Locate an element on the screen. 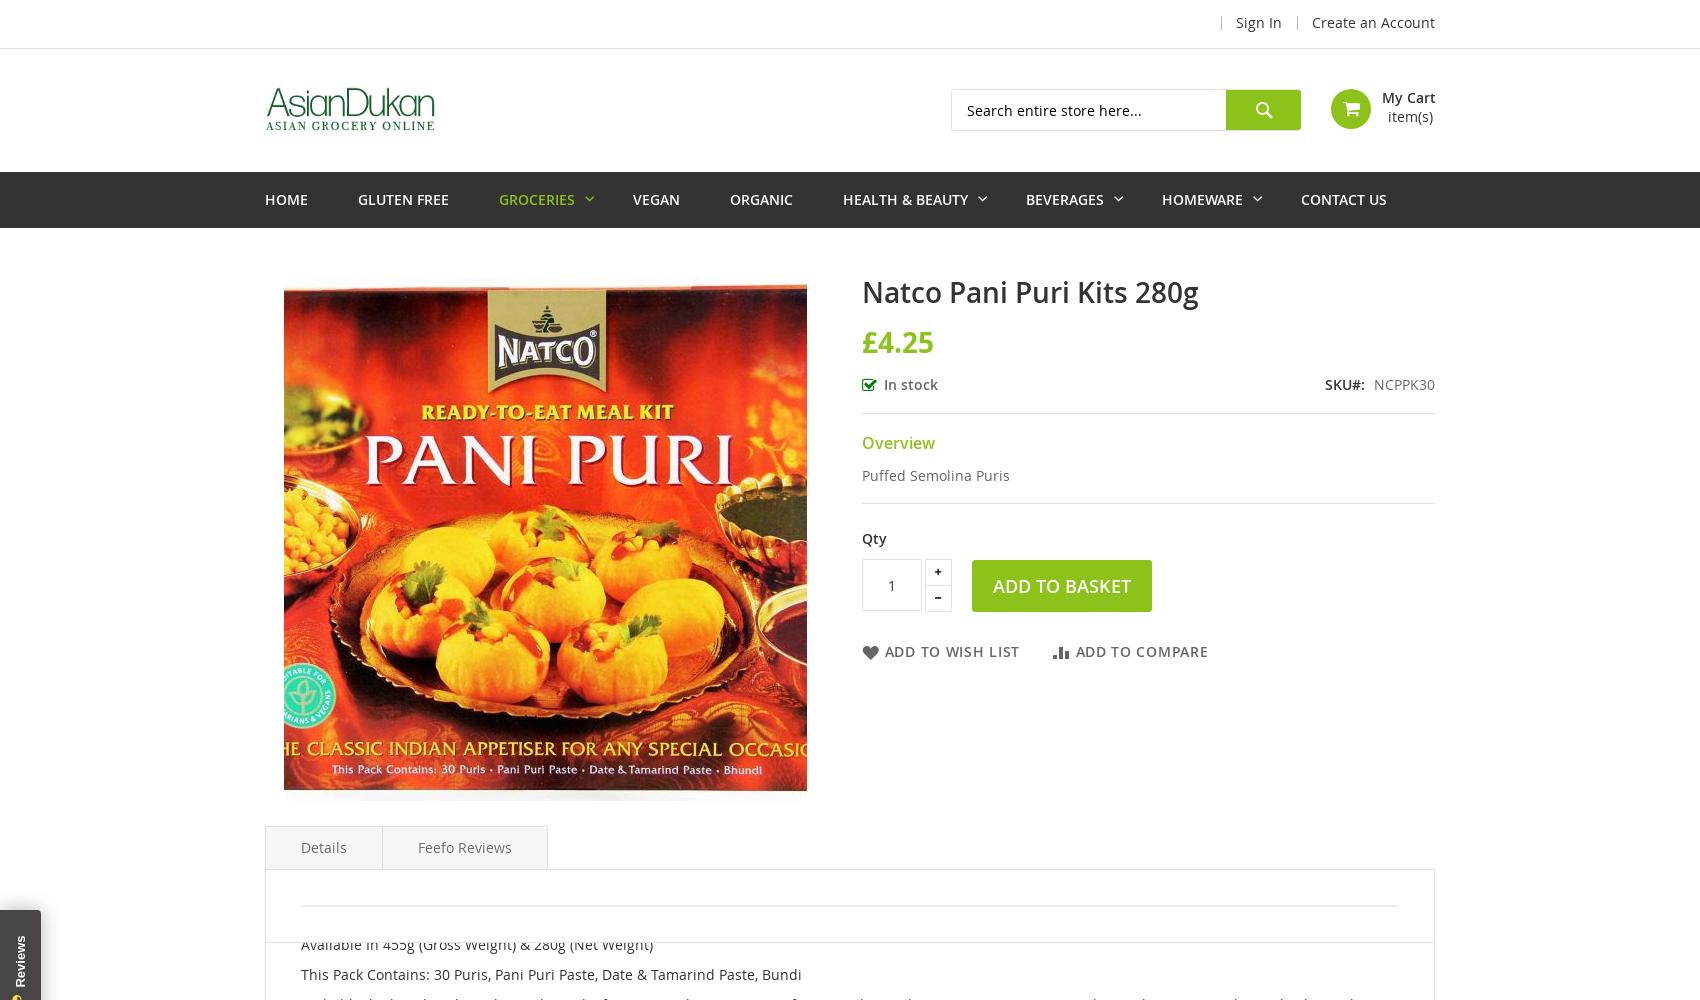  'Add to Compare' is located at coordinates (1141, 651).